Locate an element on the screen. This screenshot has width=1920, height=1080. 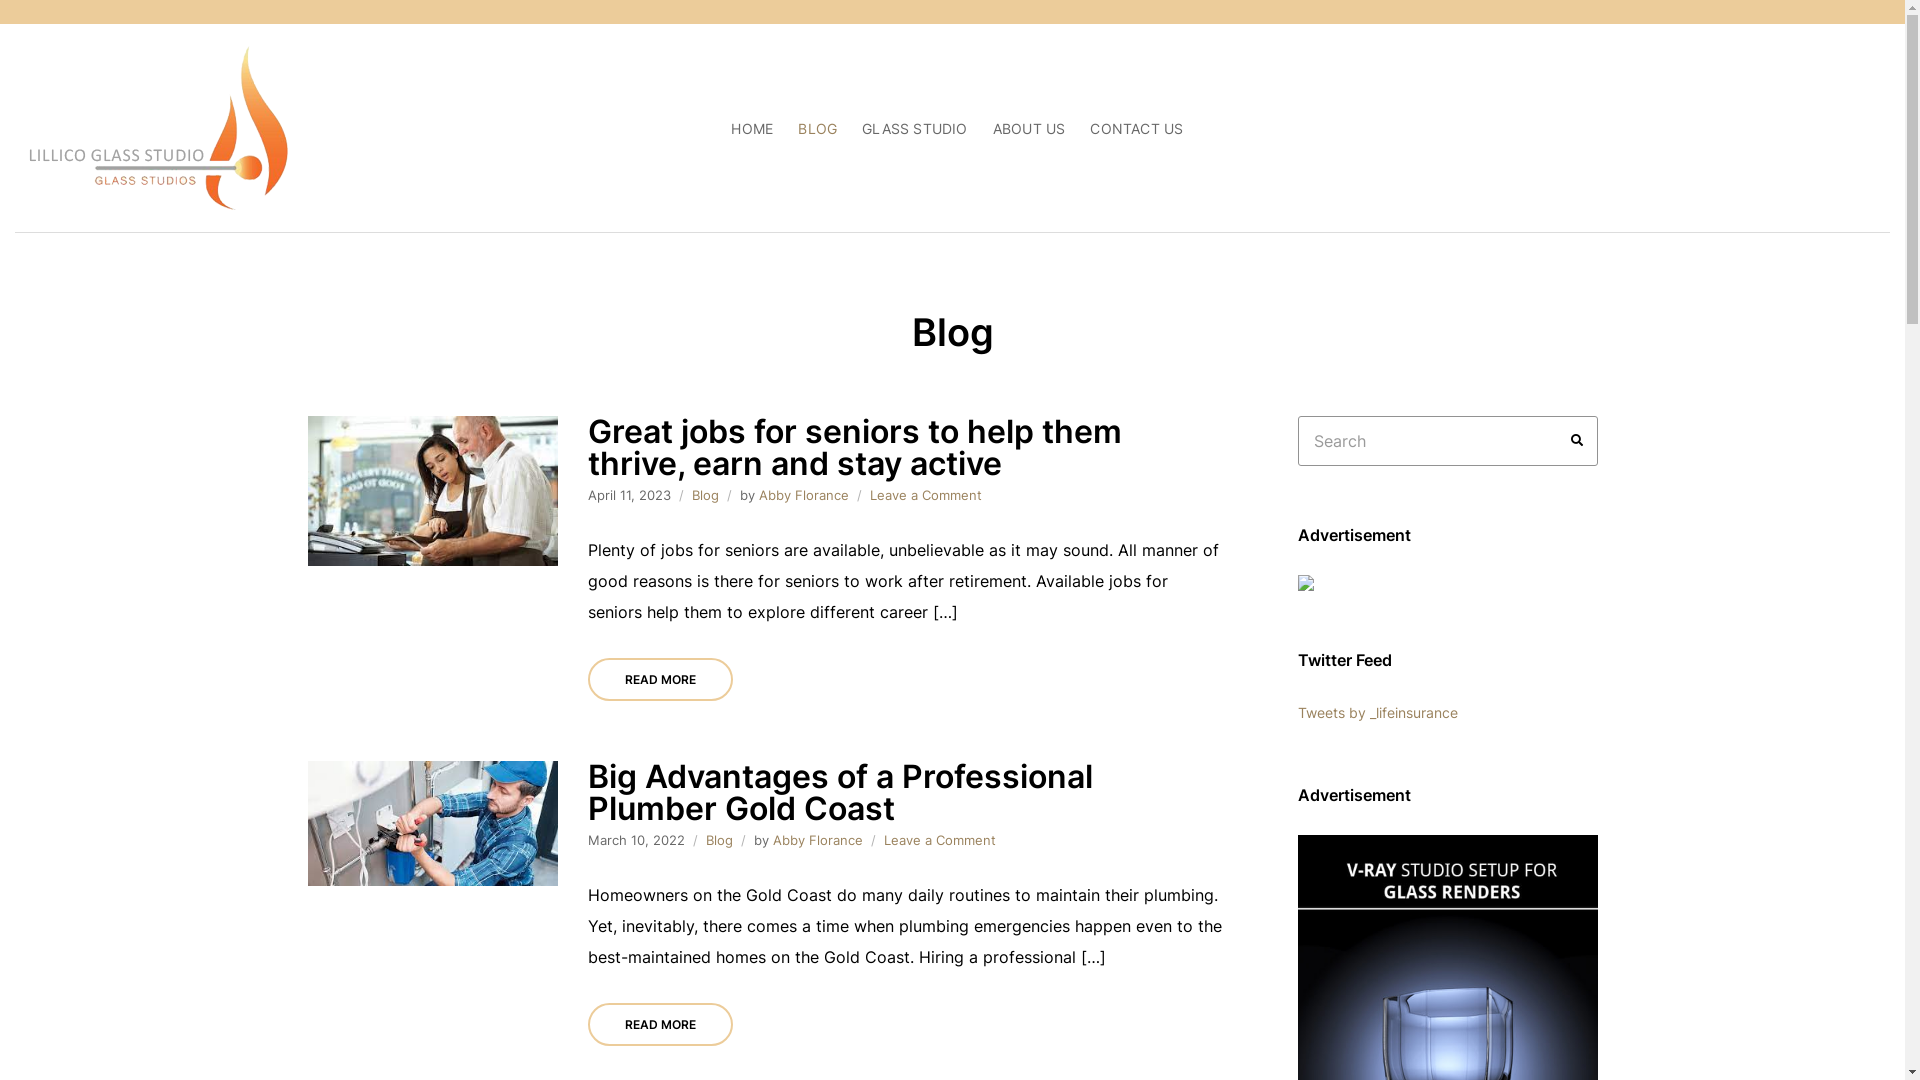
'Blog' is located at coordinates (705, 494).